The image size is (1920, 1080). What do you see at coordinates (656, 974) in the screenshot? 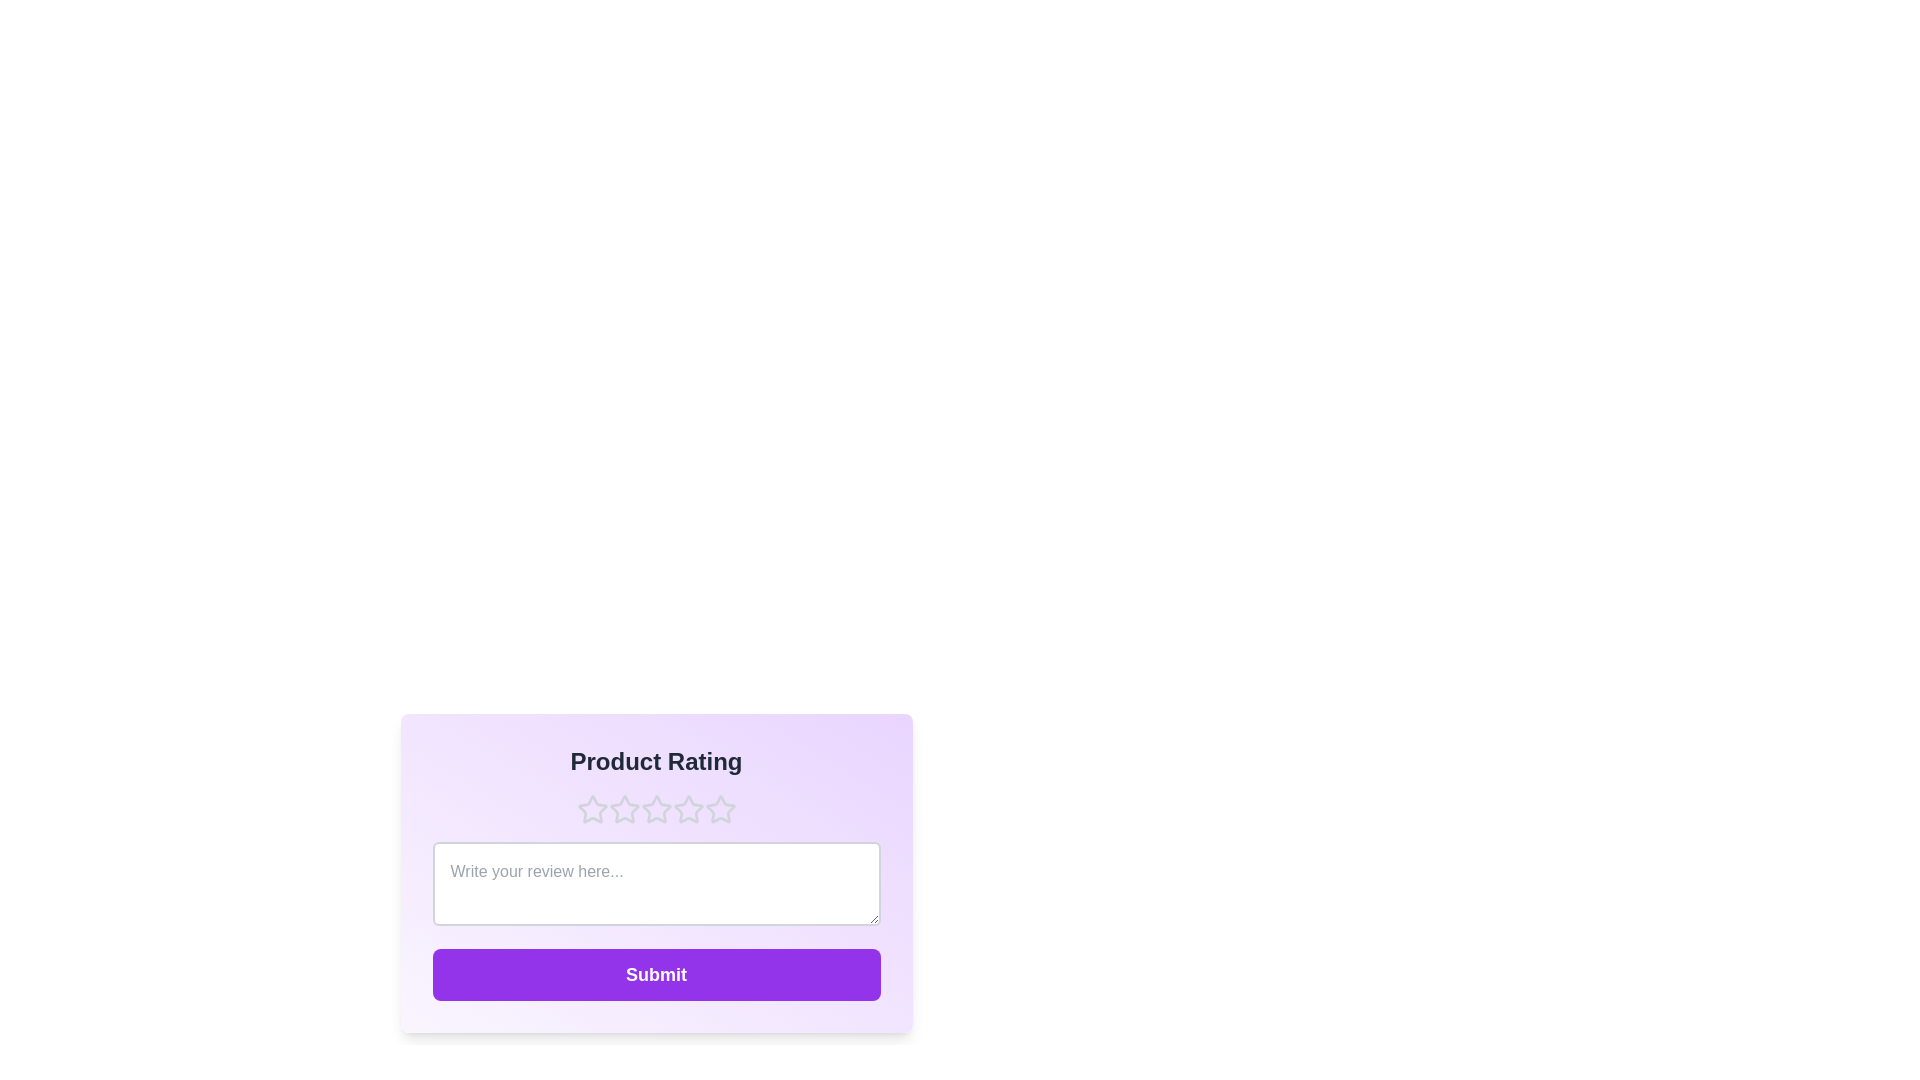
I see `the submit button to submit the review` at bounding box center [656, 974].